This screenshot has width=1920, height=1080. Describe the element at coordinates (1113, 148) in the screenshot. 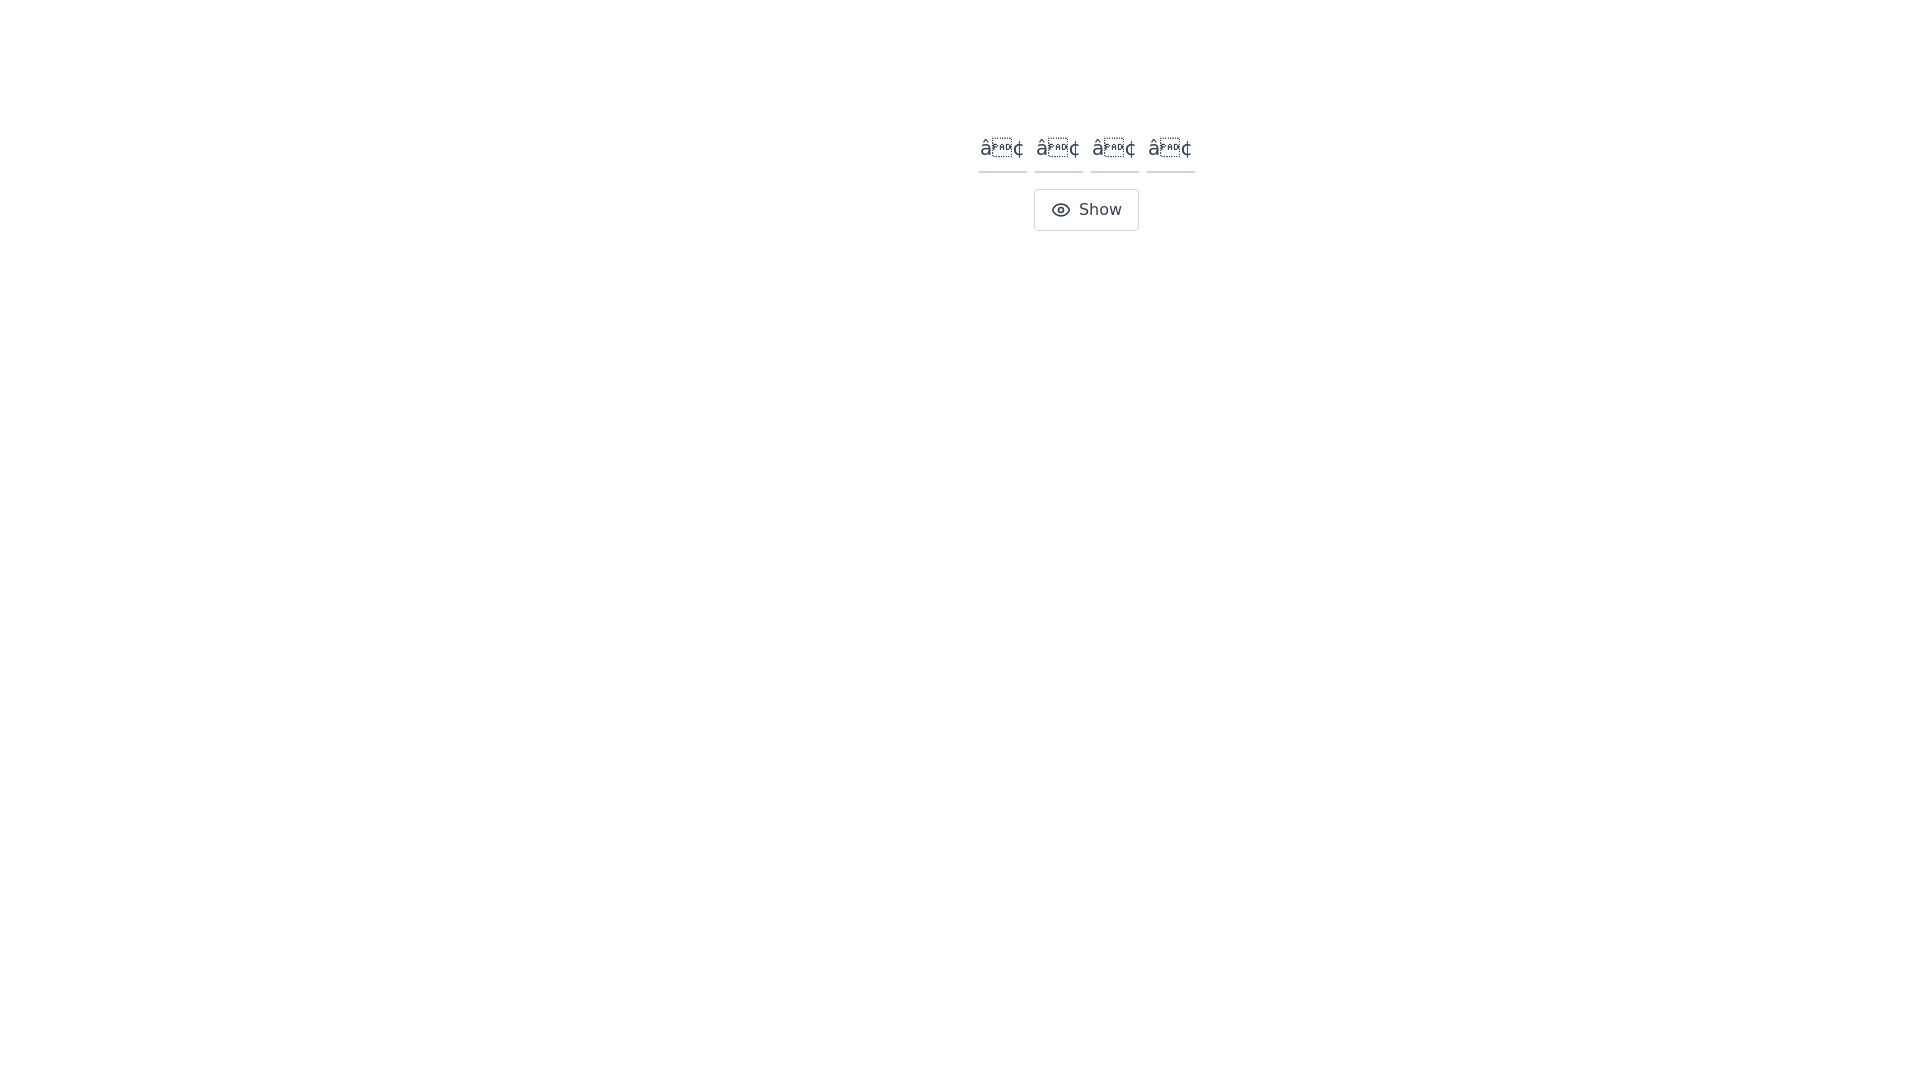

I see `the third input field, which is a square text input box with a placeholder 'â€¢' in bold font, to focus on it` at that location.